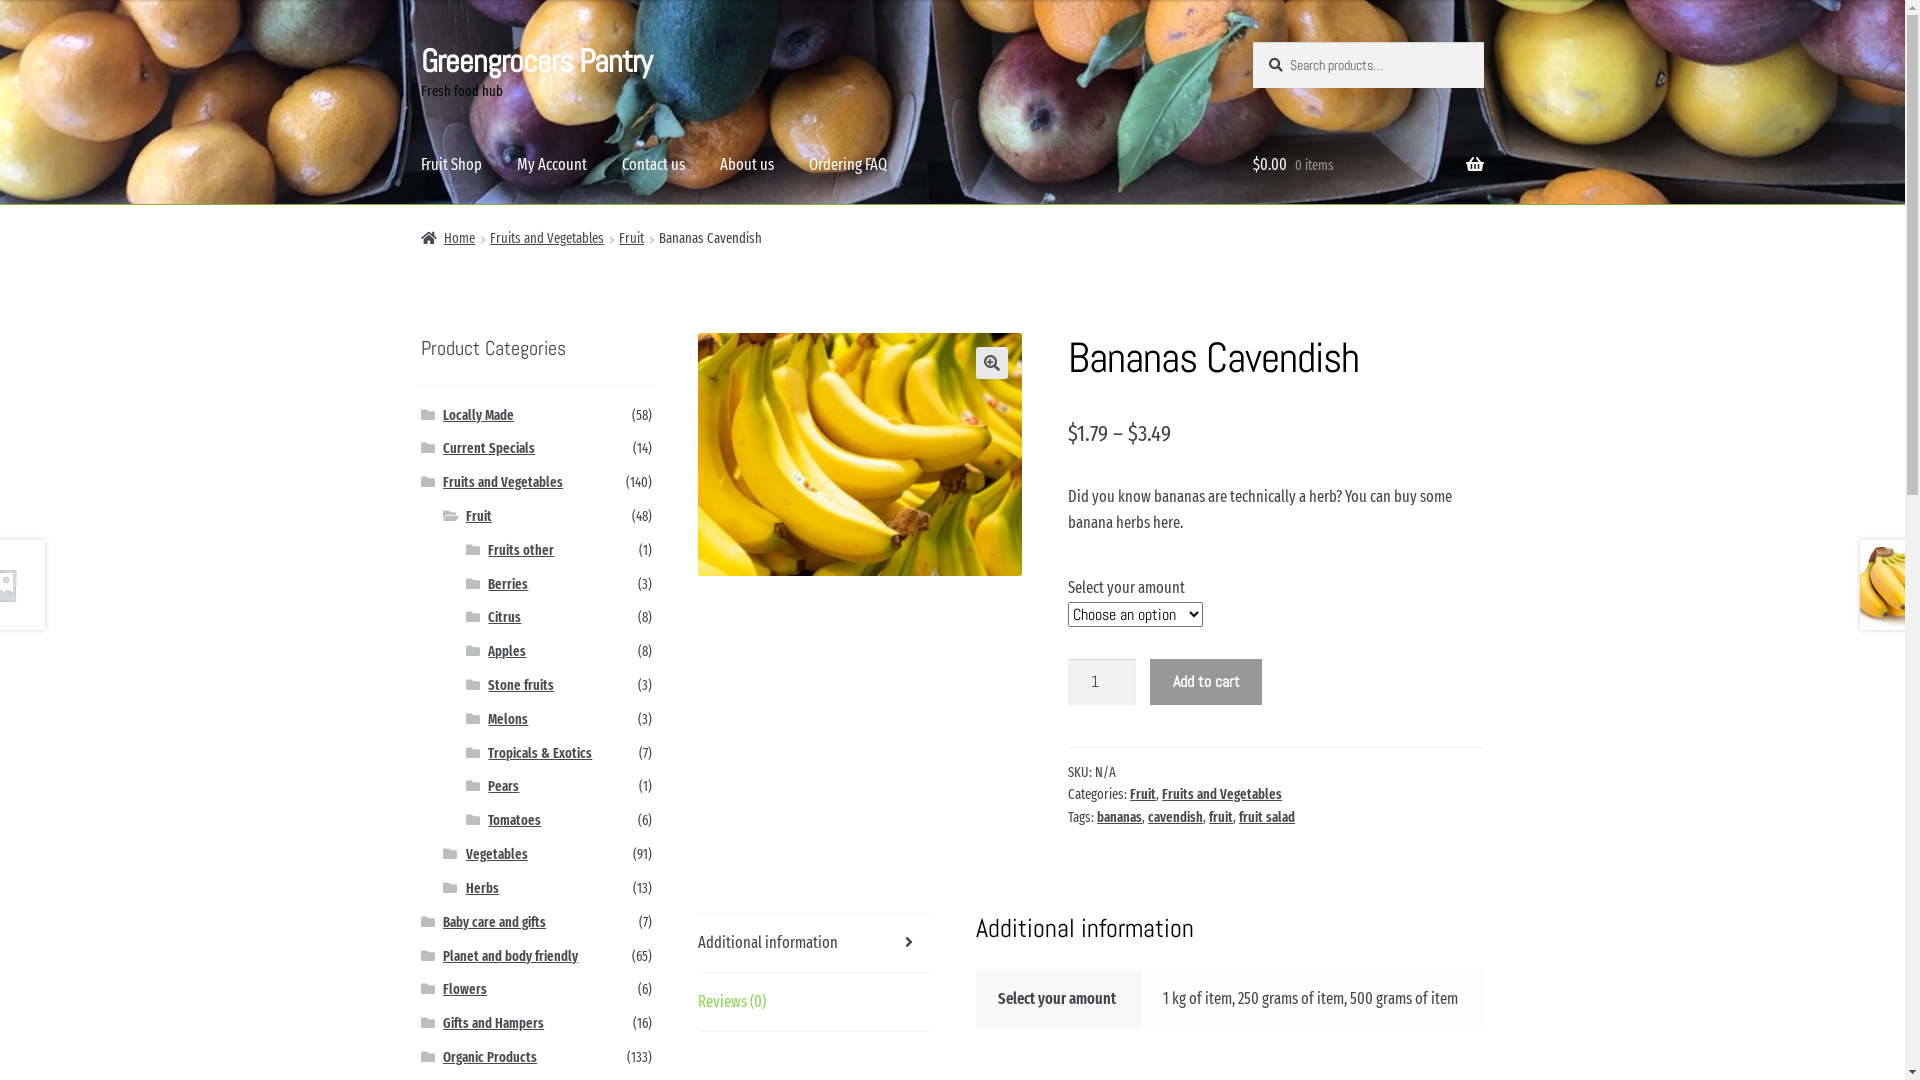  Describe the element at coordinates (494, 922) in the screenshot. I see `'Baby care and gifts'` at that location.